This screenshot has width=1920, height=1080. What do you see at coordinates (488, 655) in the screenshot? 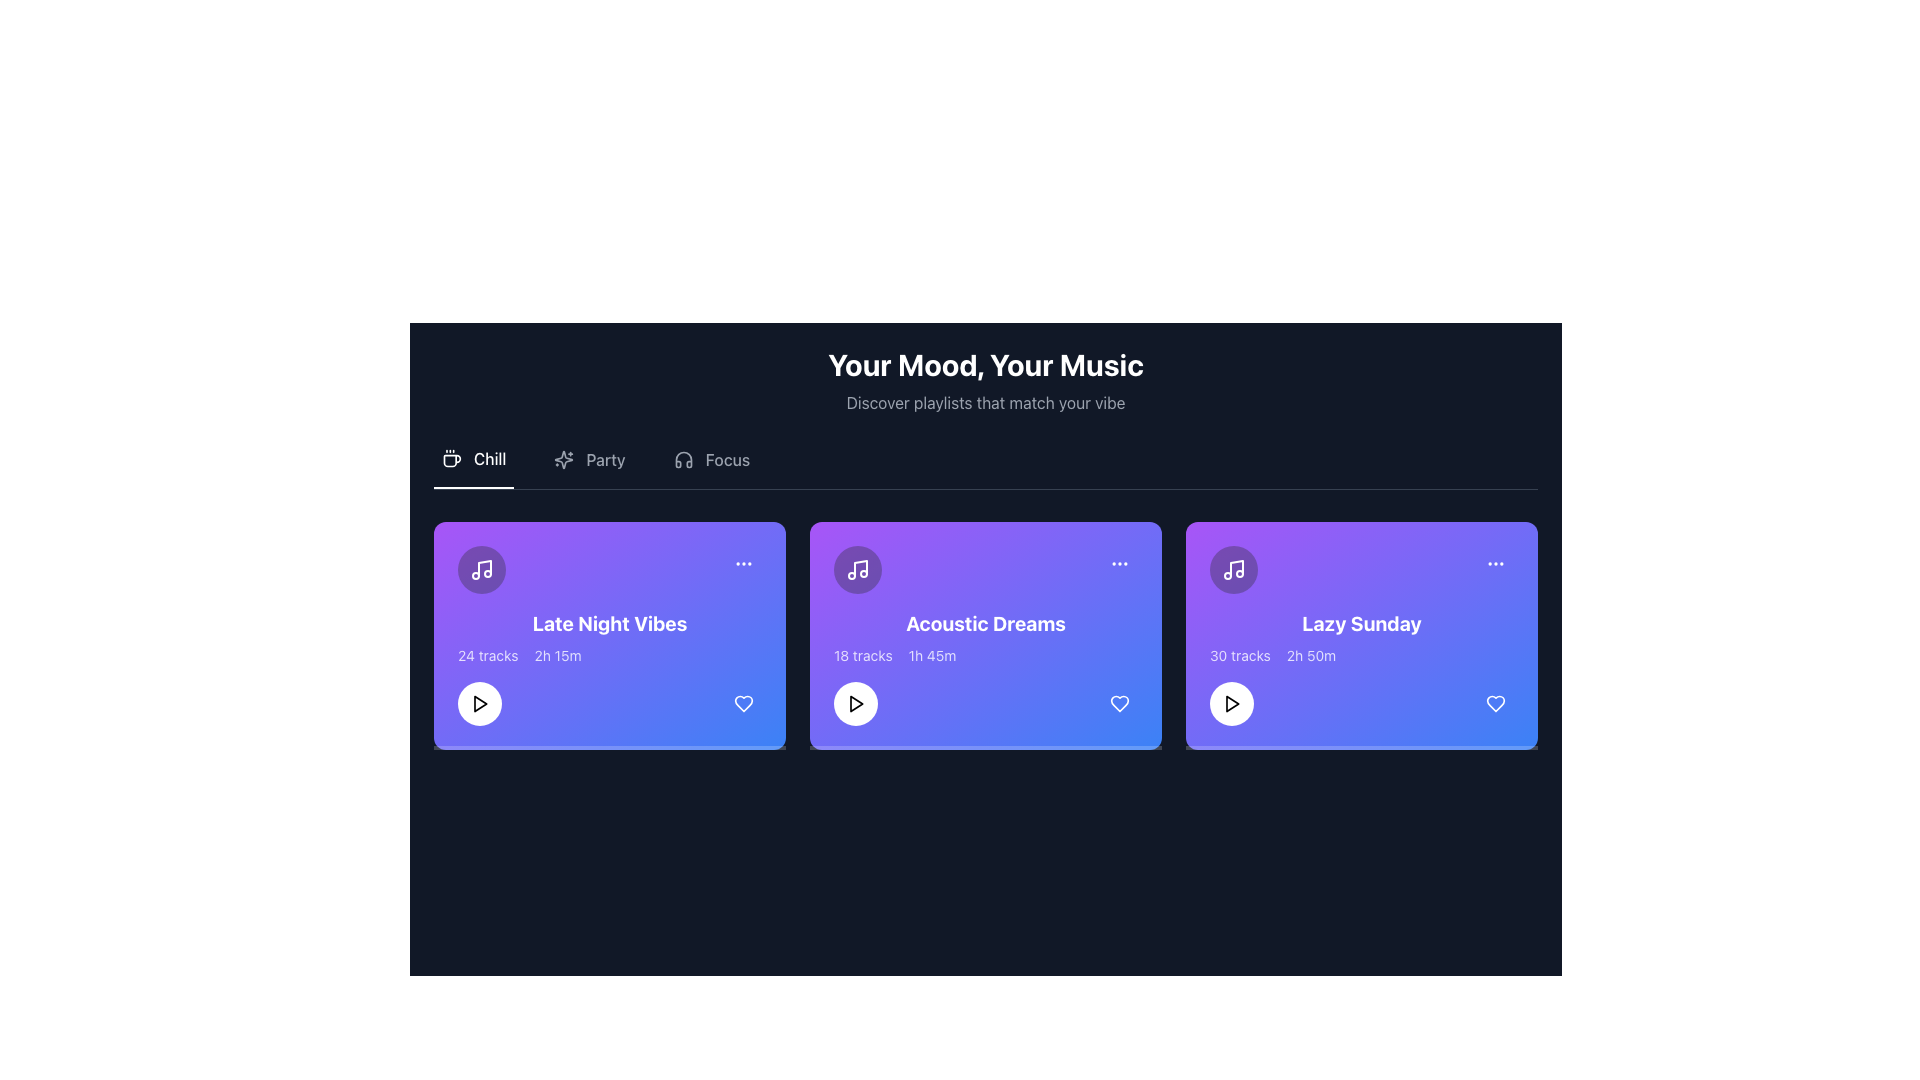
I see `the Text Label that indicates the number of tracks in the playlist within the 'Late Night Vibes' card, located to the left of the '2h 15m' text element` at bounding box center [488, 655].